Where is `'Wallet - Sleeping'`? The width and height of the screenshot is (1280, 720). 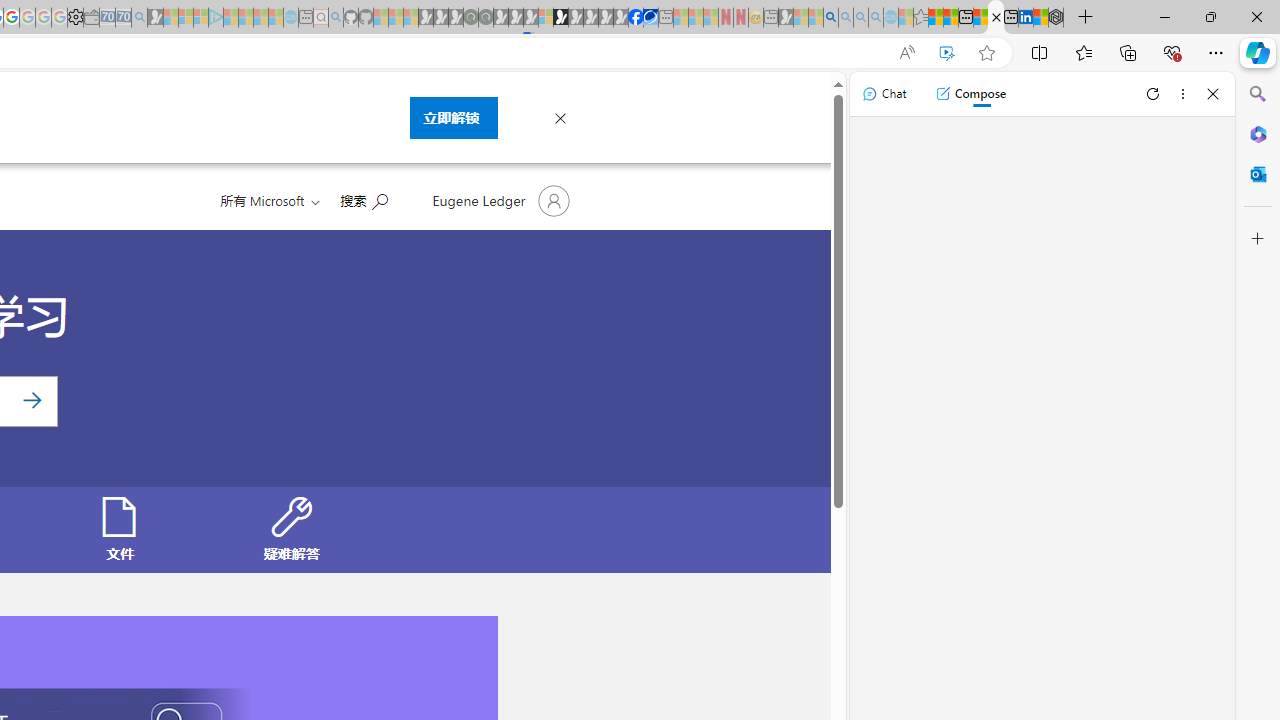 'Wallet - Sleeping' is located at coordinates (90, 17).